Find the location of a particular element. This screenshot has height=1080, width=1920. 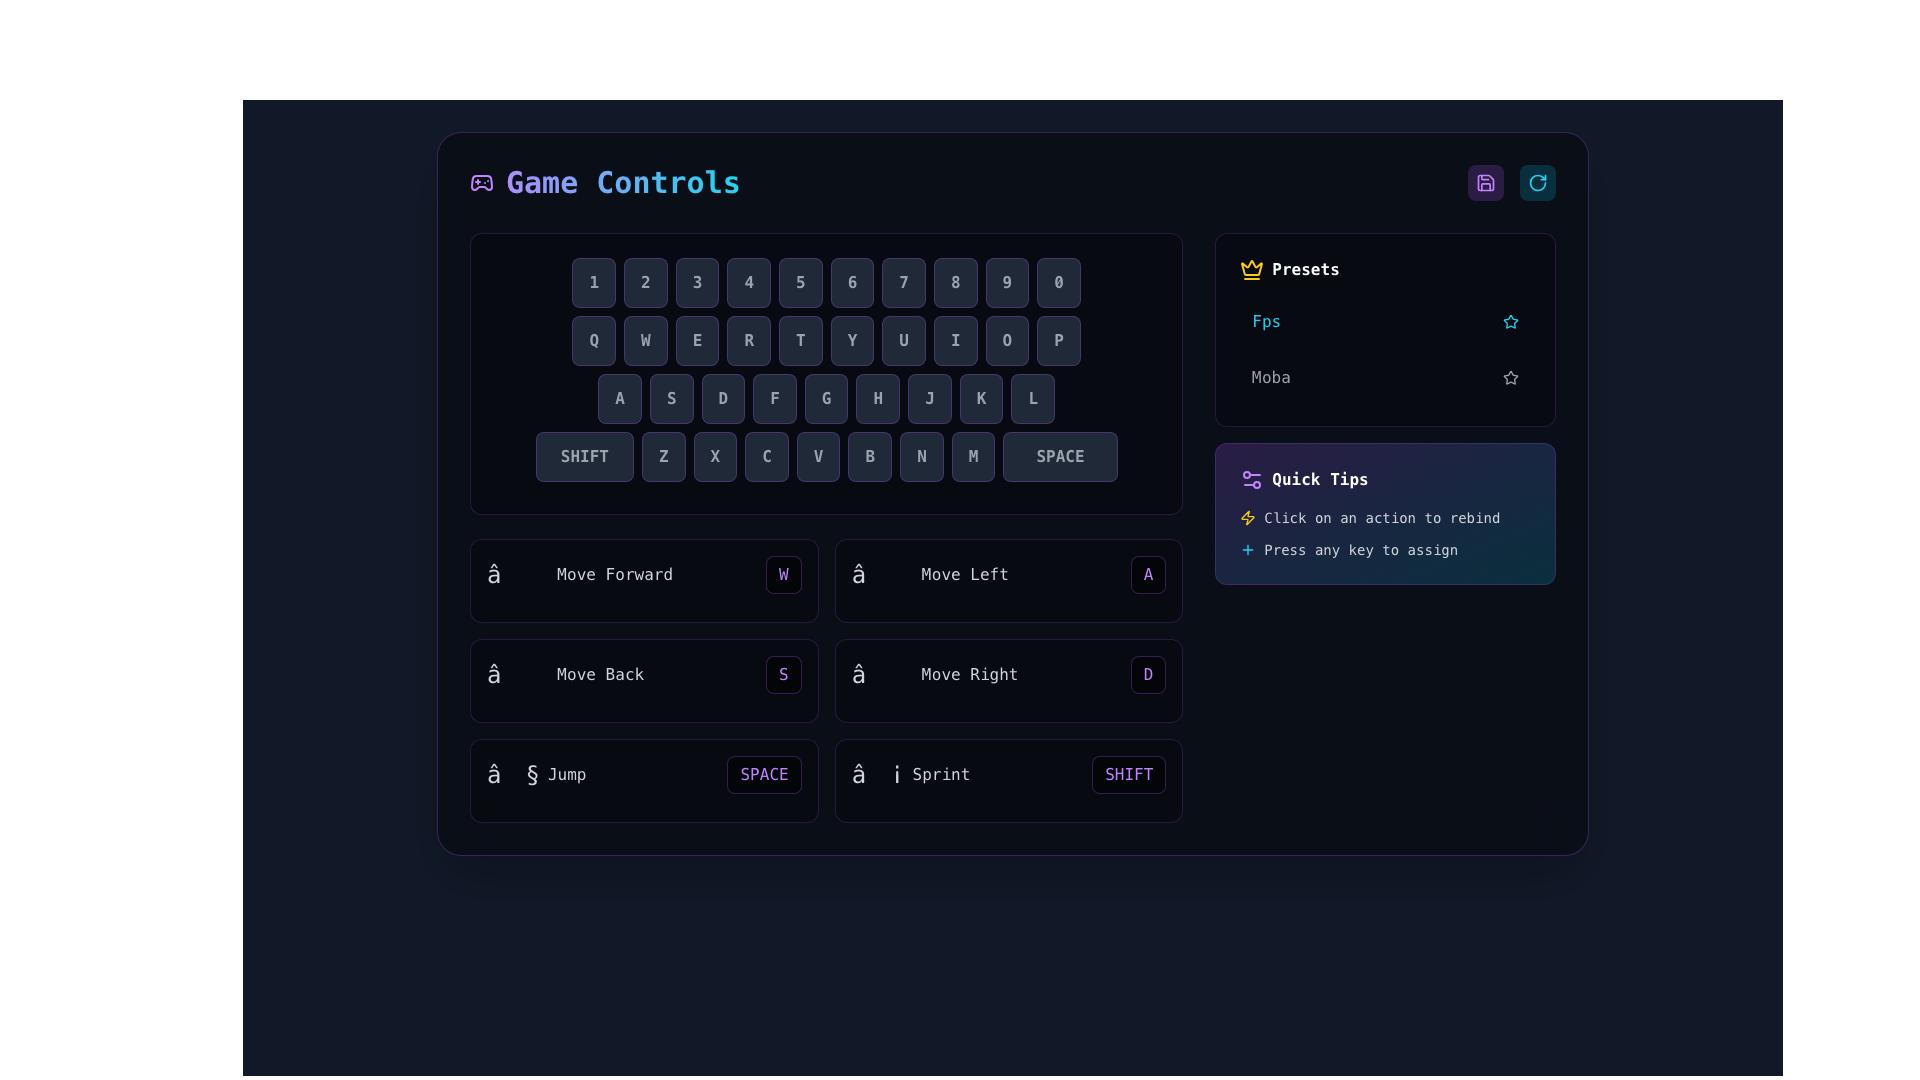

the button labeled 'S' in the virtual keyboard layout, which is a rectangular button with a dark background and light gray text, located between the 'A' and 'D' buttons is located at coordinates (671, 398).